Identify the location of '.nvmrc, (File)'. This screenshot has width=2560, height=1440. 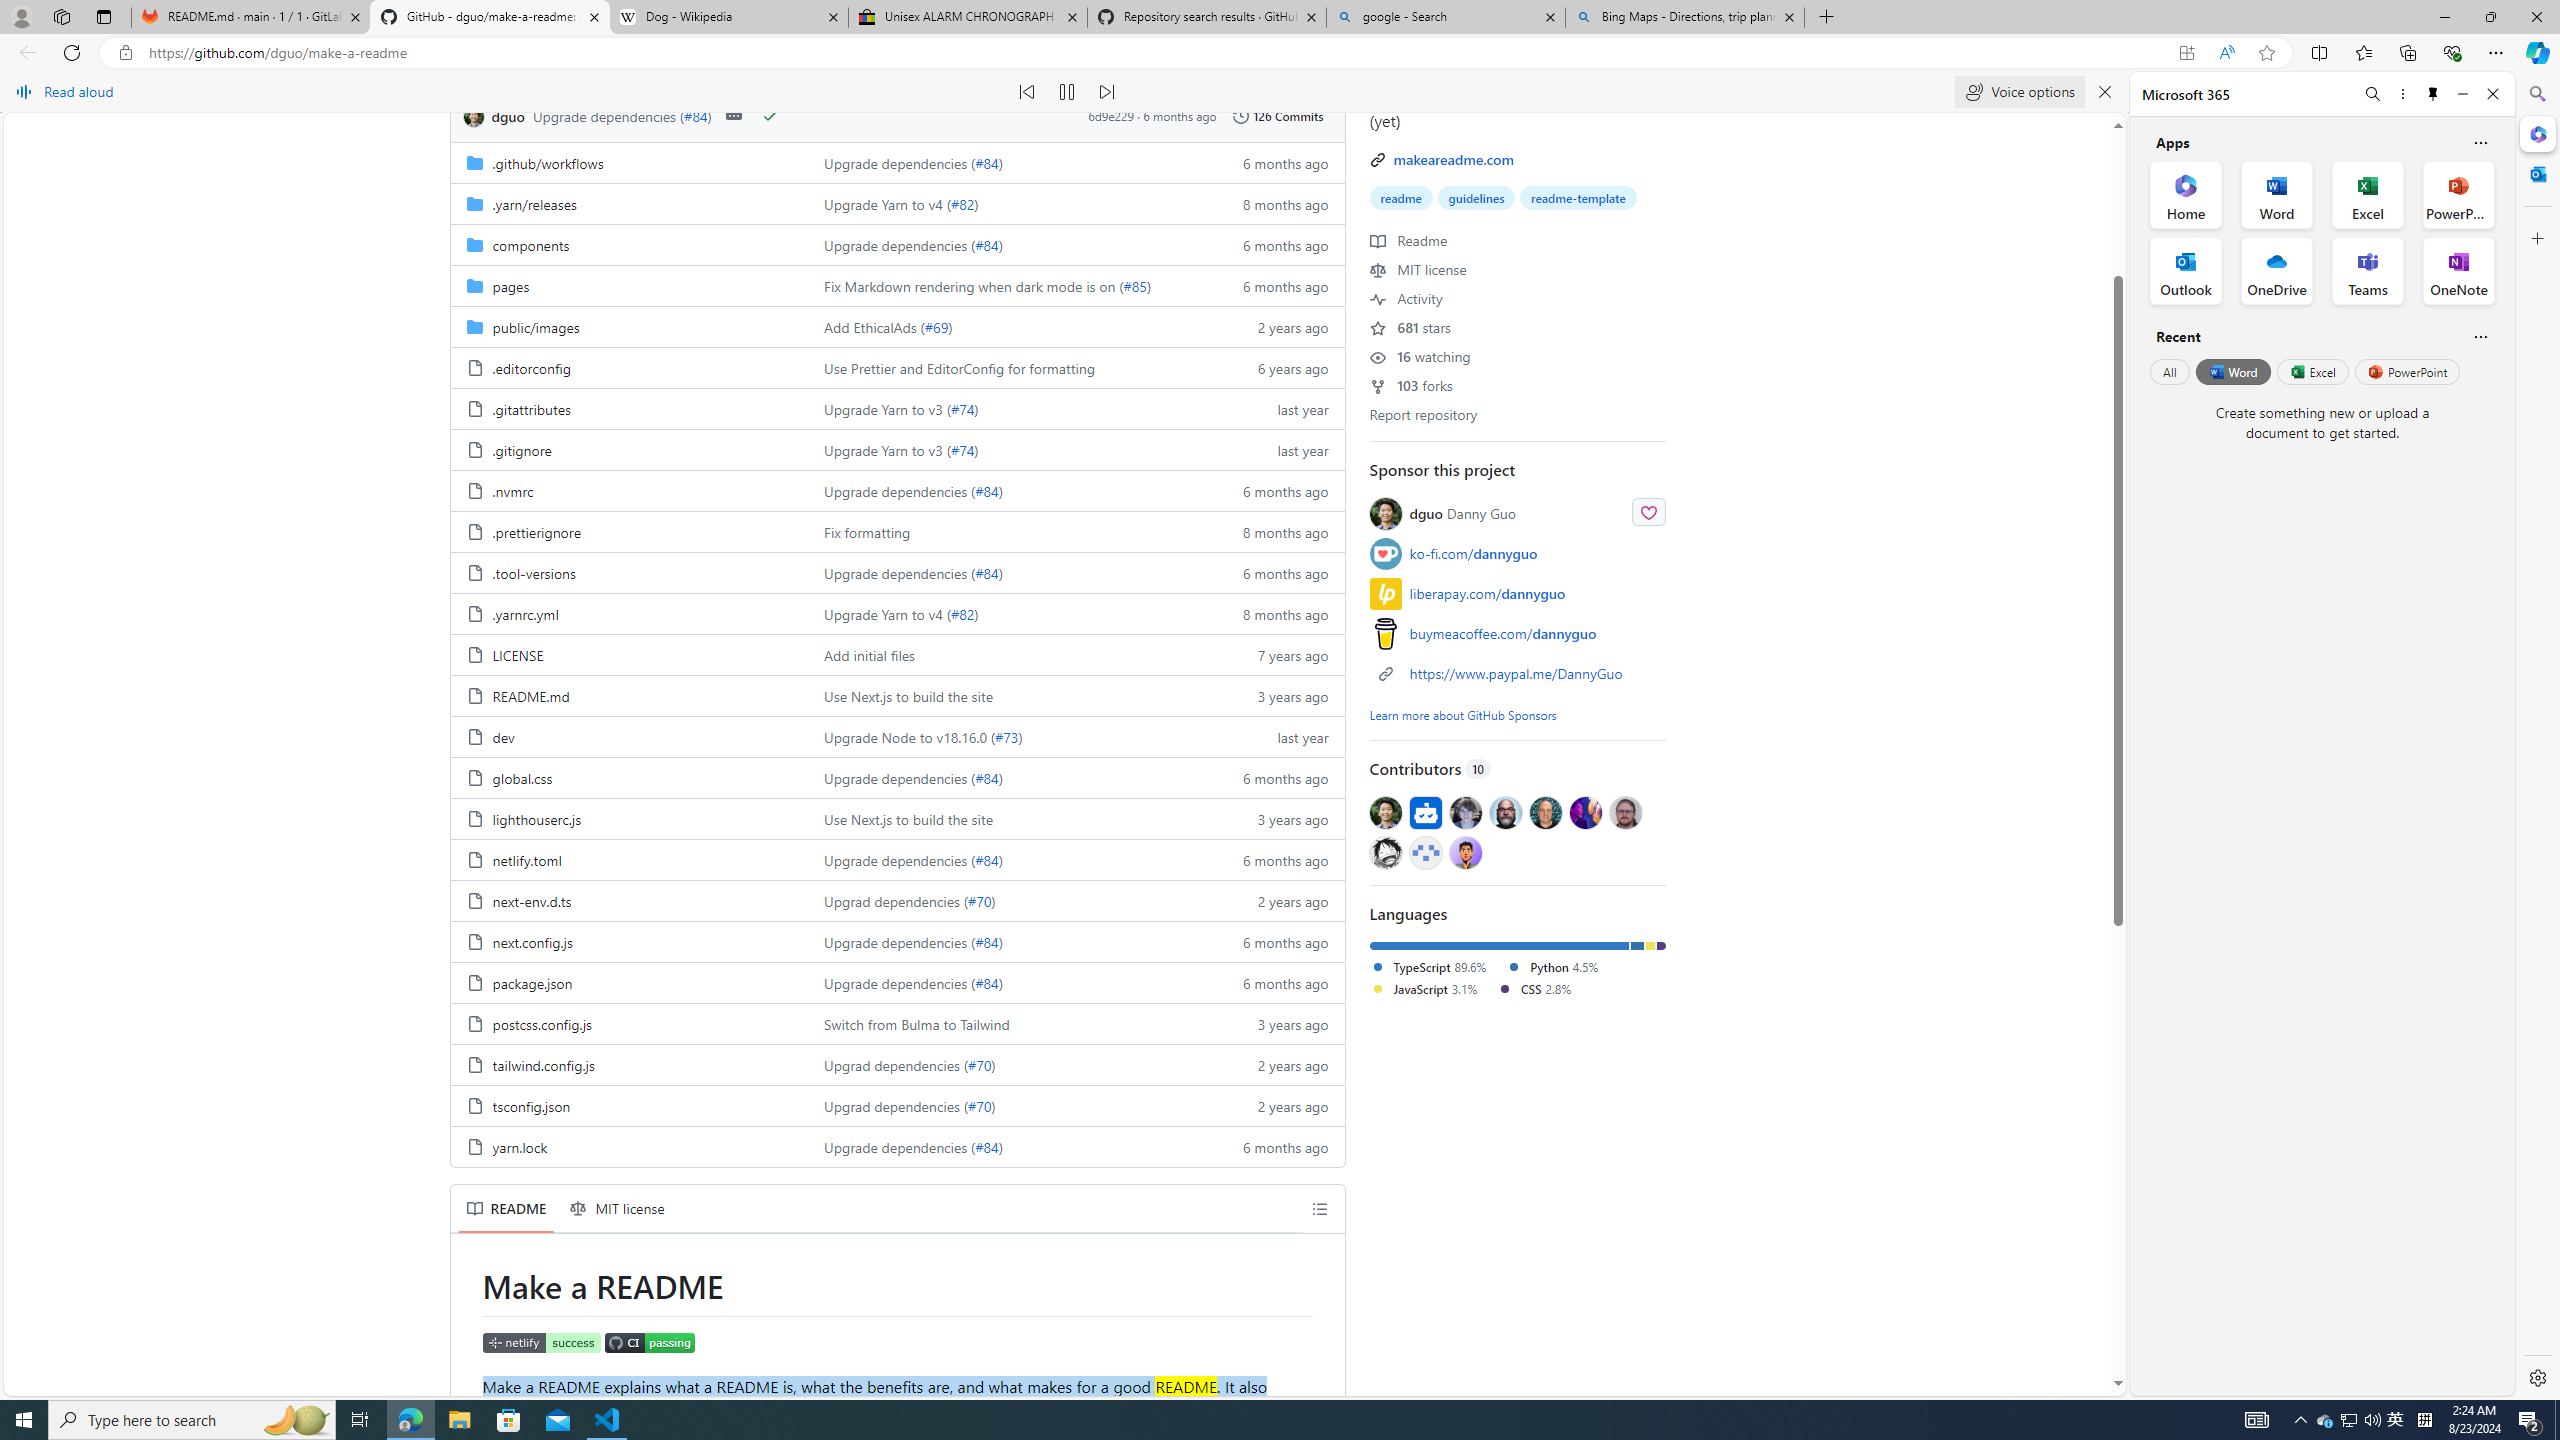
(628, 490).